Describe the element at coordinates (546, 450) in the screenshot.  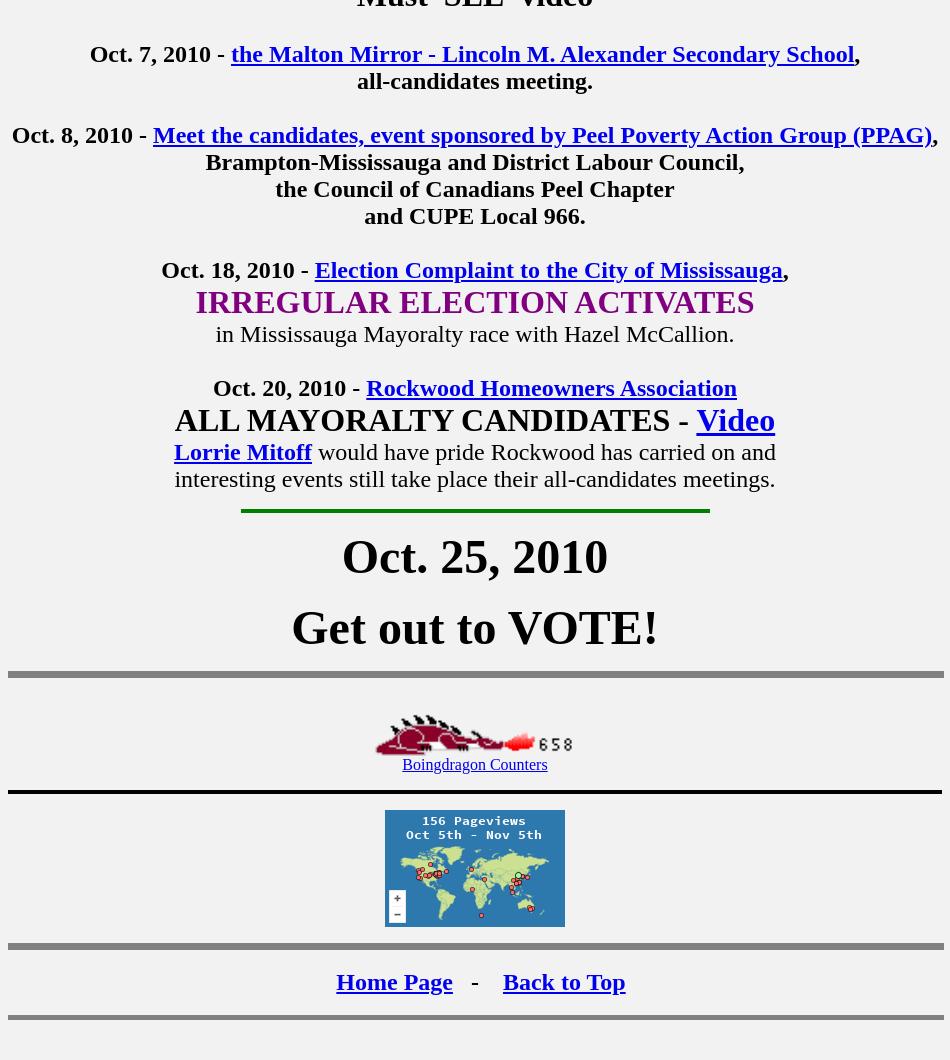
I see `'would have pride Rockwood has carried on and'` at that location.